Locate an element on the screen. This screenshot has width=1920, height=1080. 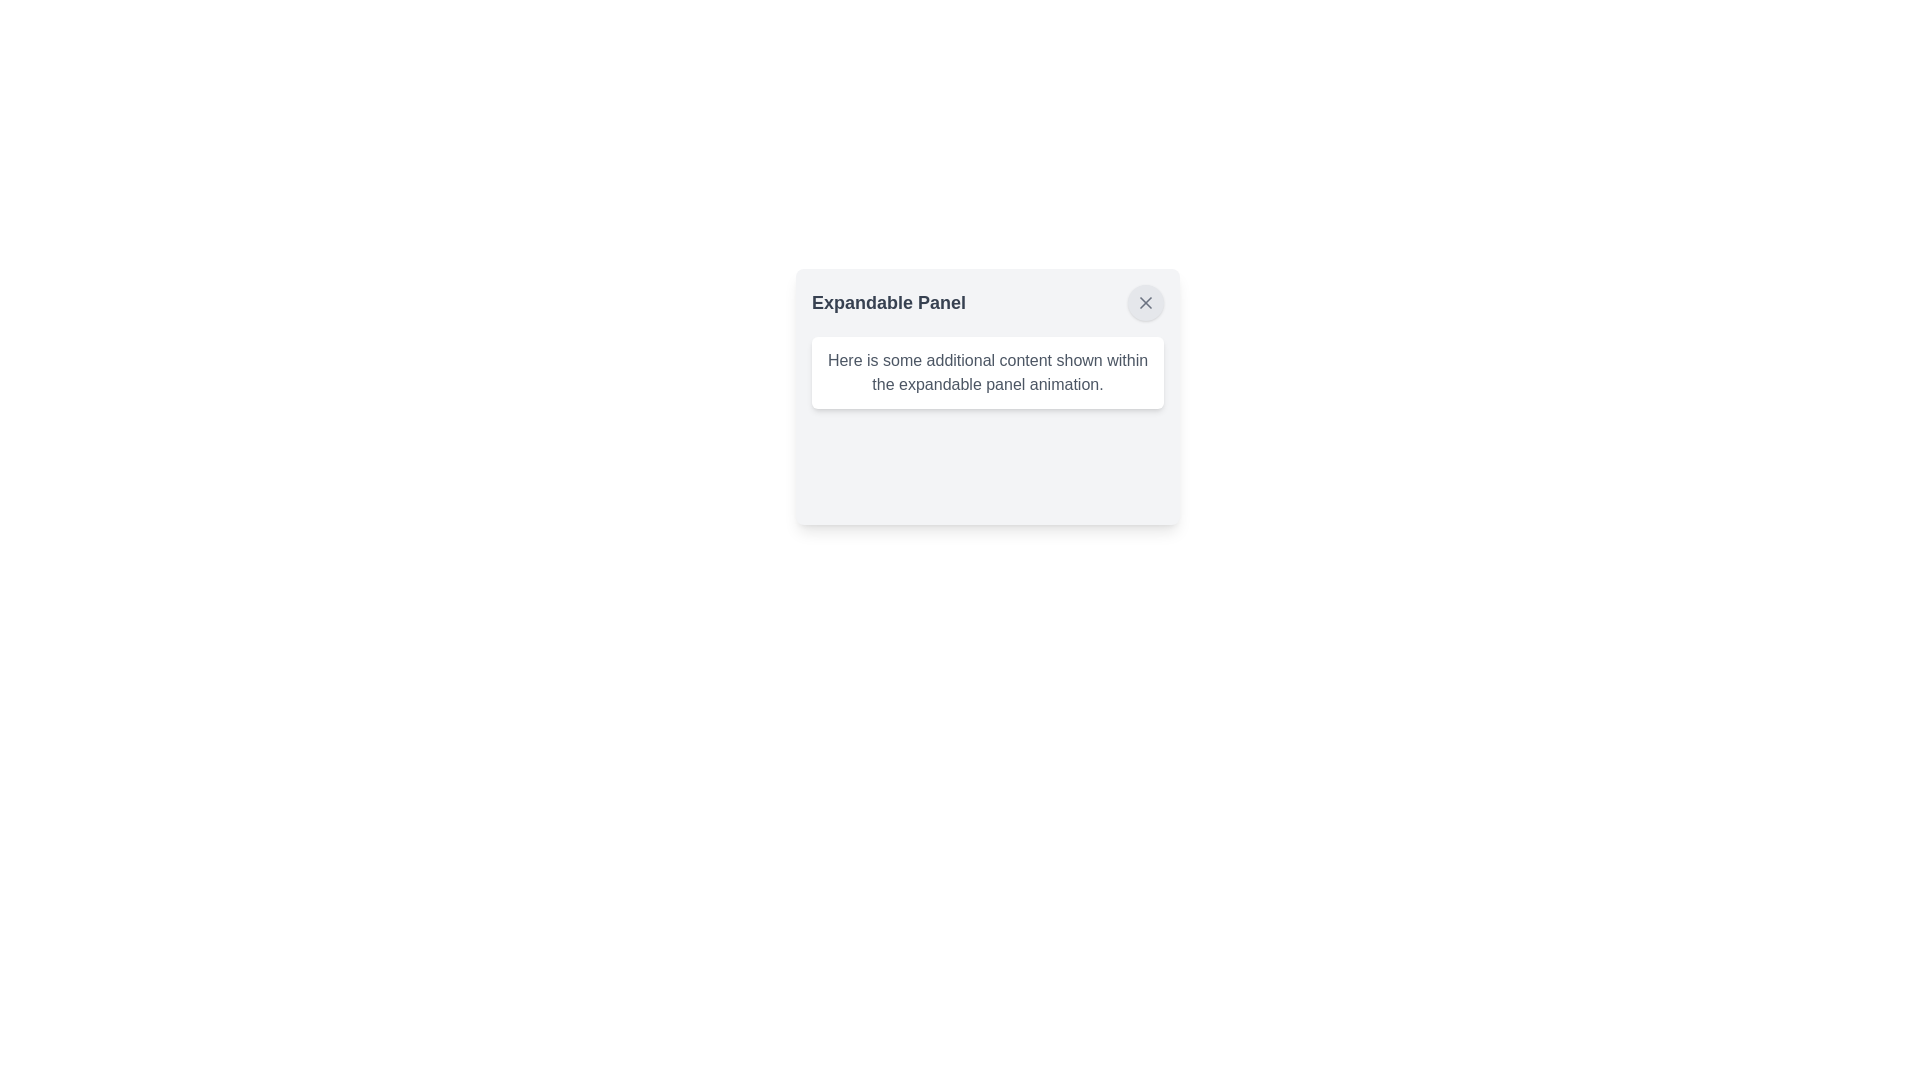
text content displayed in the light gray rectangular text block located below the title of the 'Expandable Panel' is located at coordinates (988, 373).